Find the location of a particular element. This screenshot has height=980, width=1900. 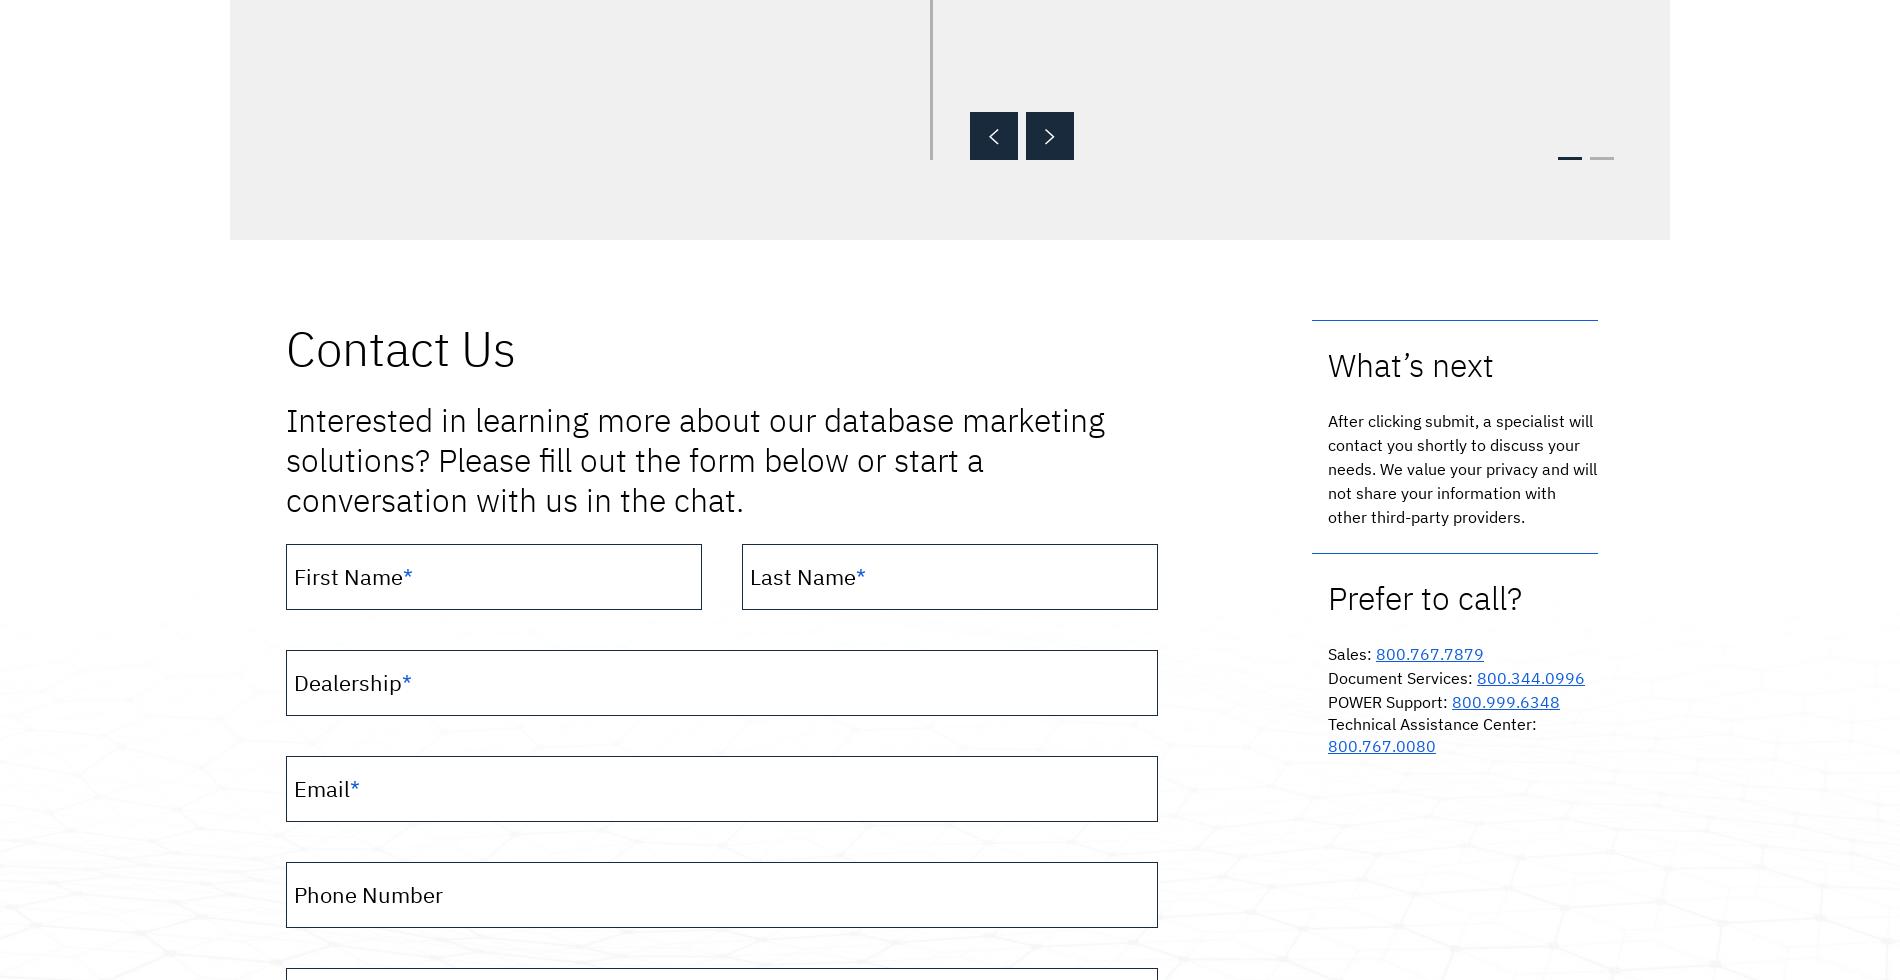

'Prefer to call?' is located at coordinates (1425, 597).